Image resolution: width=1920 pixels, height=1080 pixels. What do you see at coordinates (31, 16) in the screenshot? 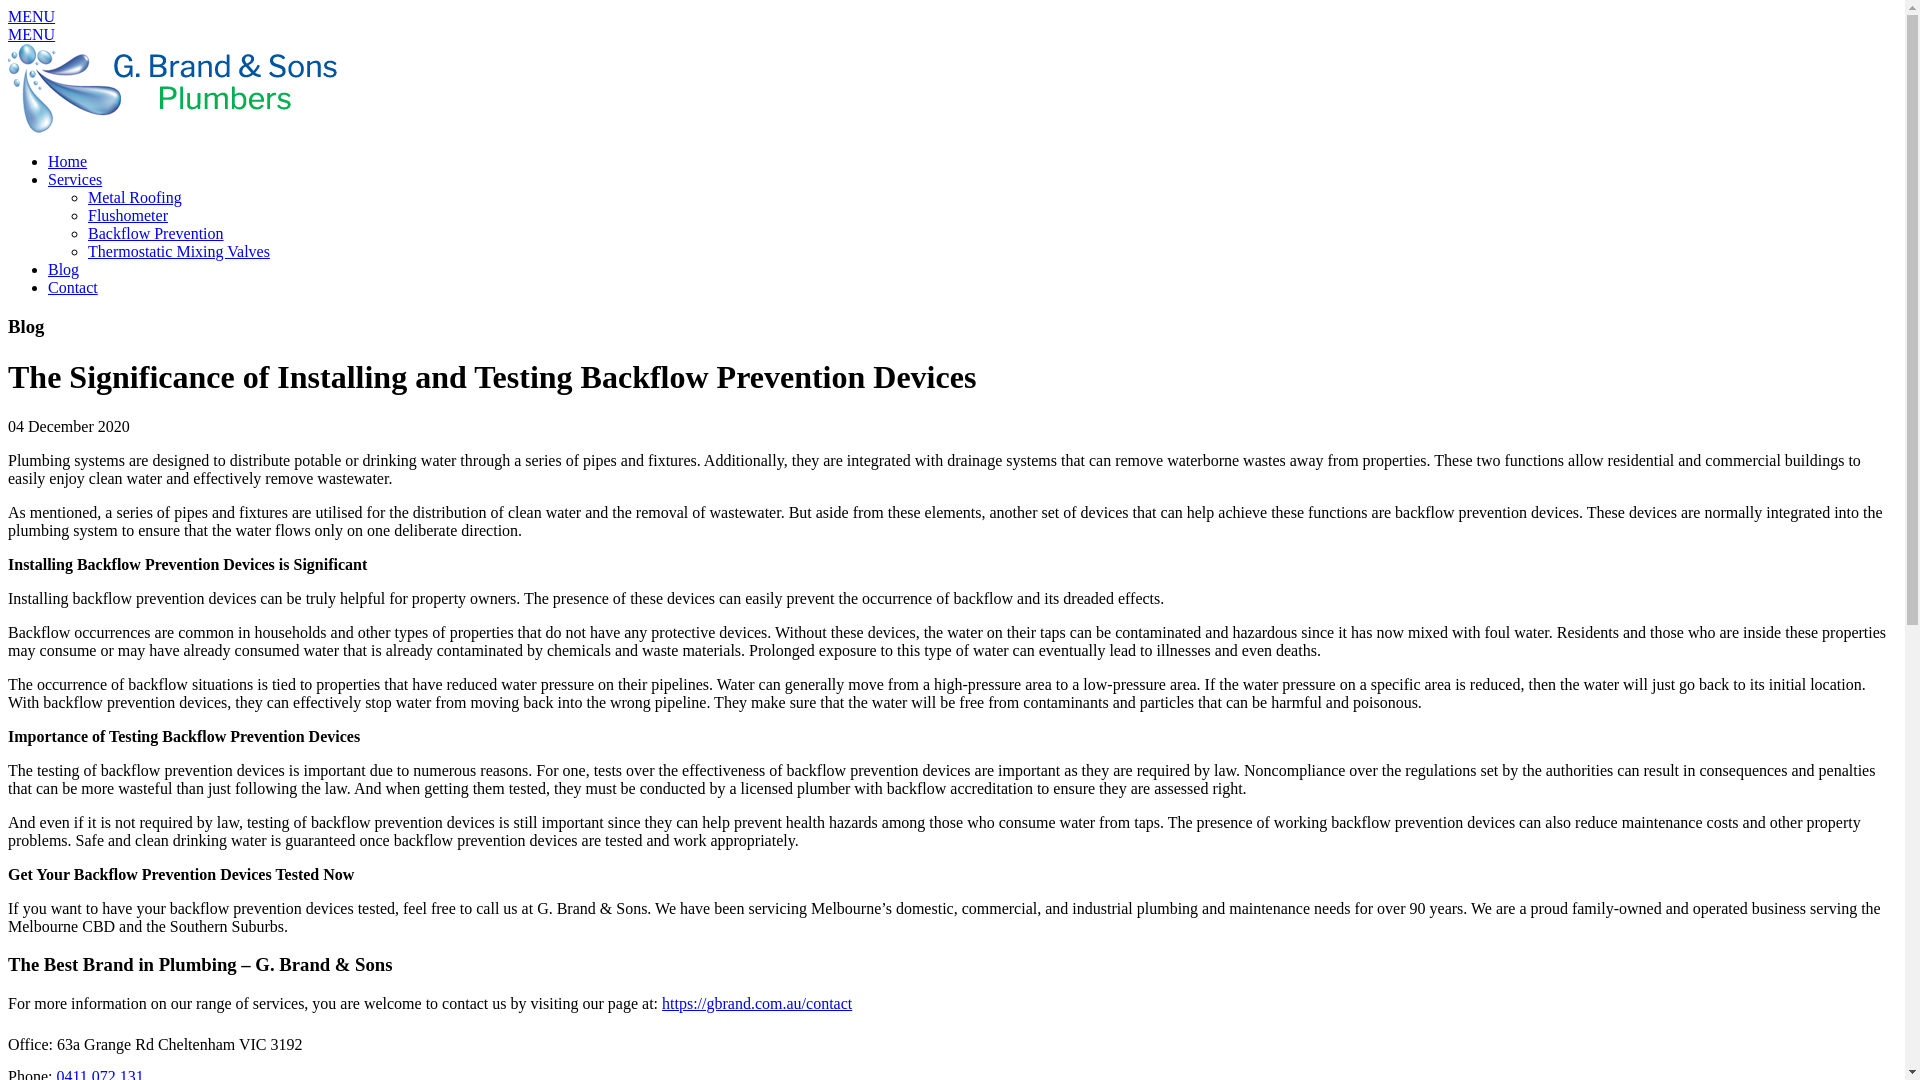
I see `'MENU'` at bounding box center [31, 16].